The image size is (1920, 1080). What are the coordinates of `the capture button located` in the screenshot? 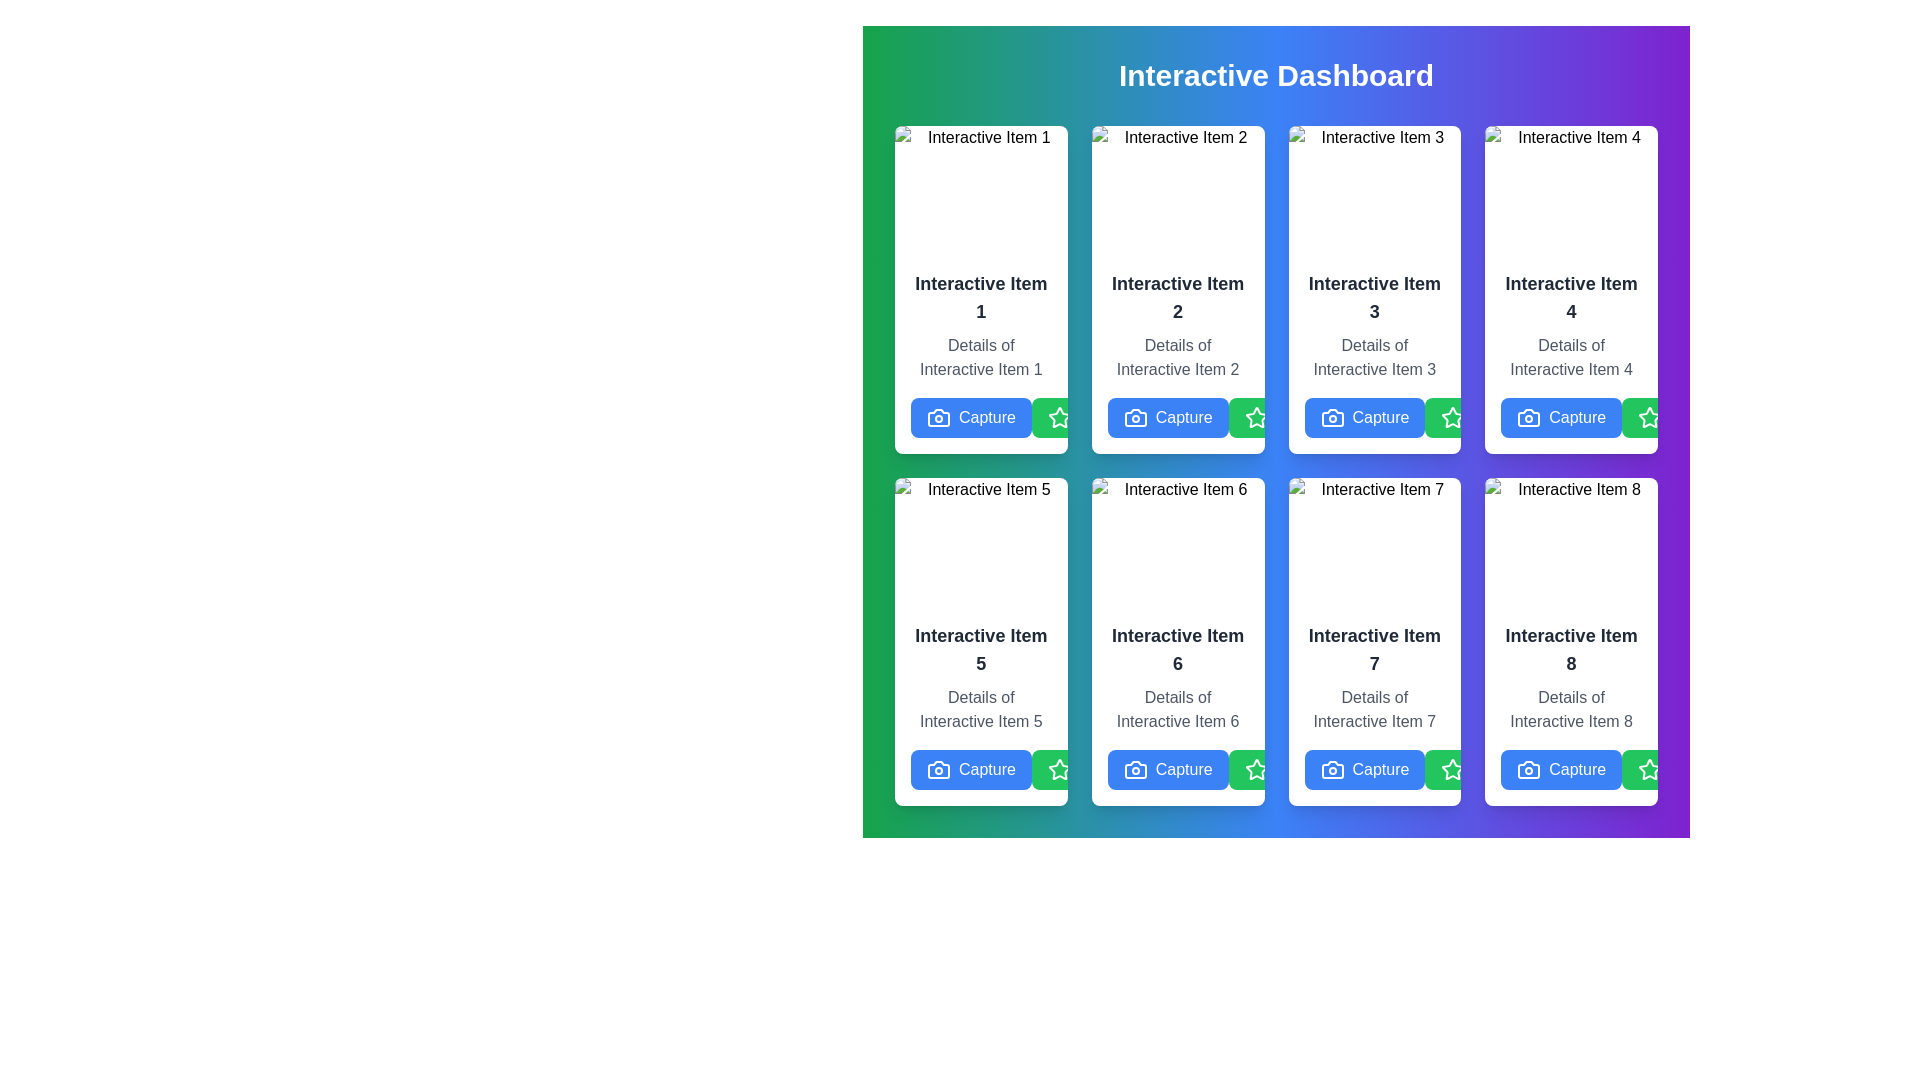 It's located at (1363, 416).